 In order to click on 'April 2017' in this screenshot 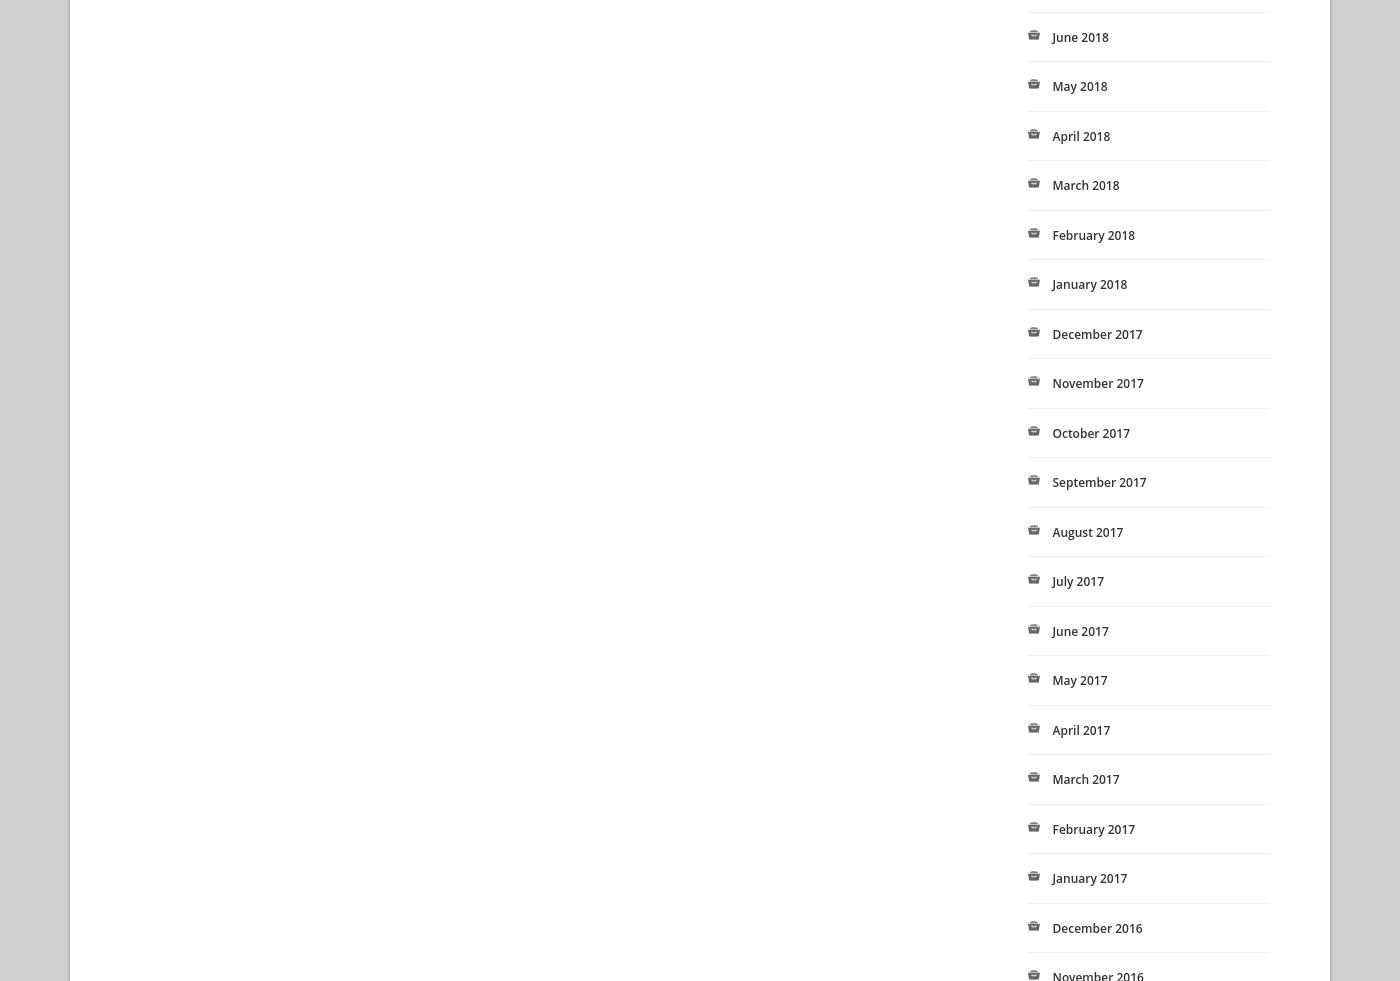, I will do `click(1080, 729)`.